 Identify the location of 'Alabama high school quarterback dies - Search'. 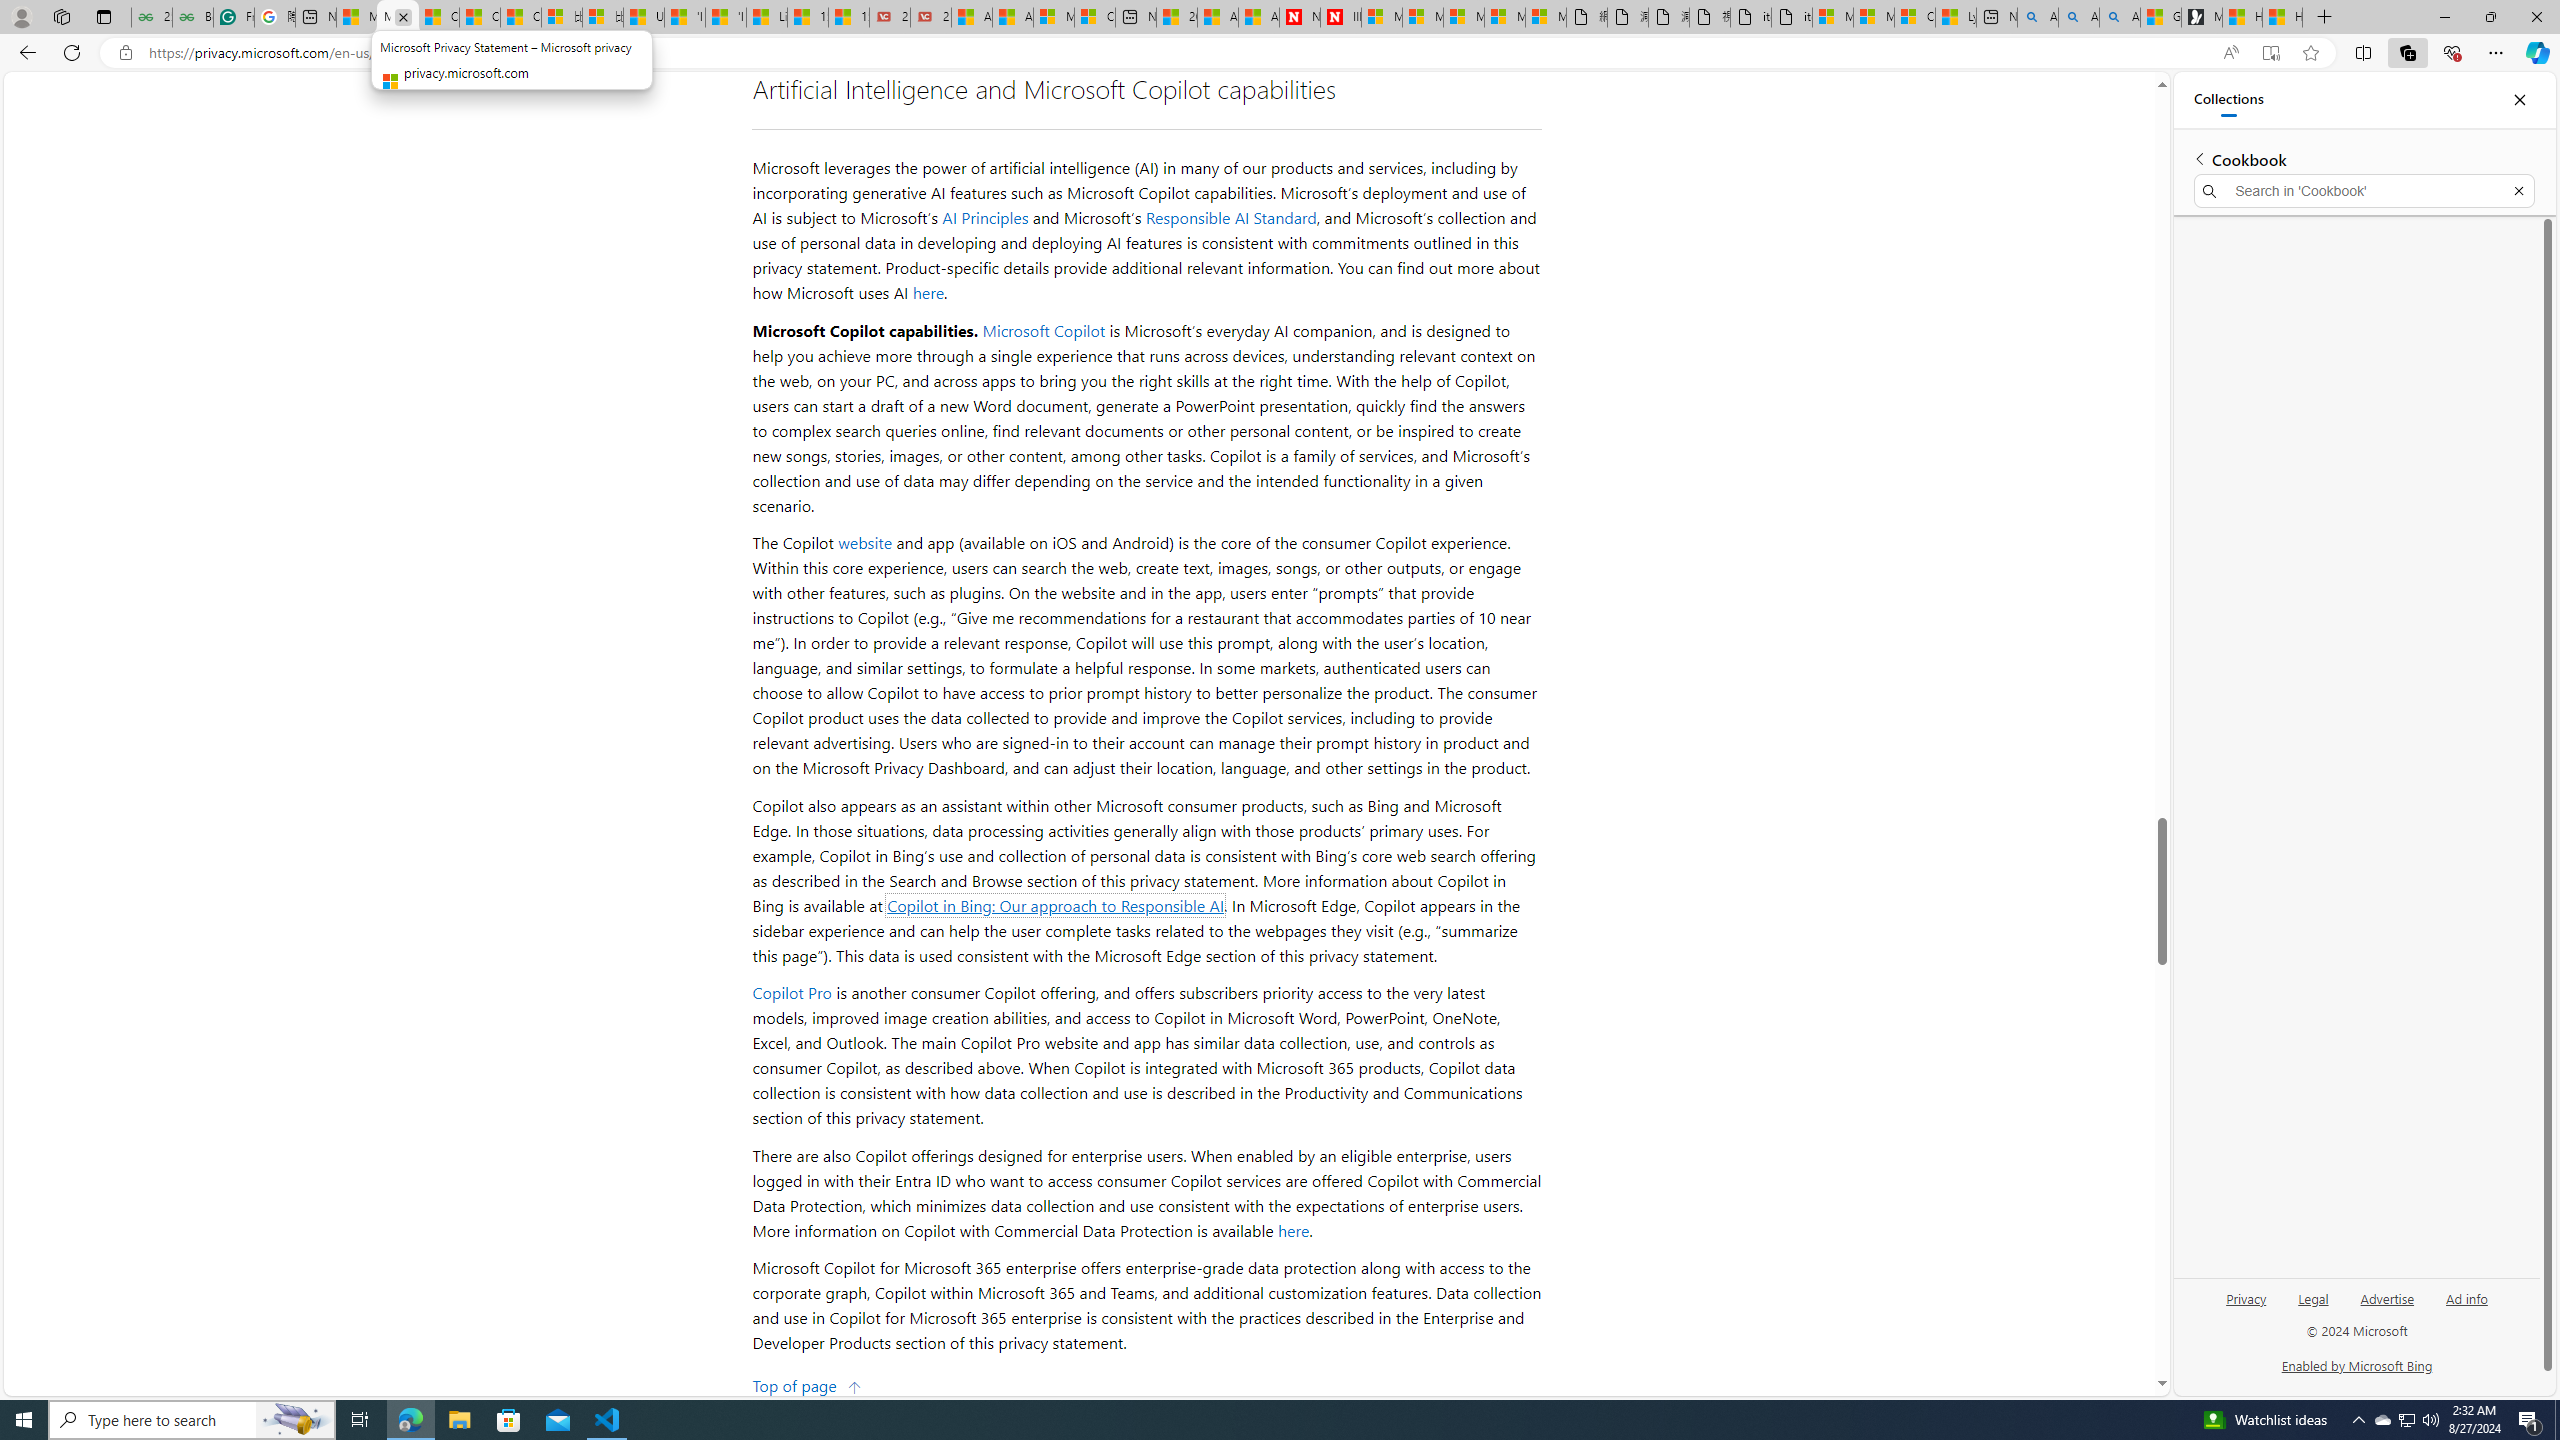
(2037, 16).